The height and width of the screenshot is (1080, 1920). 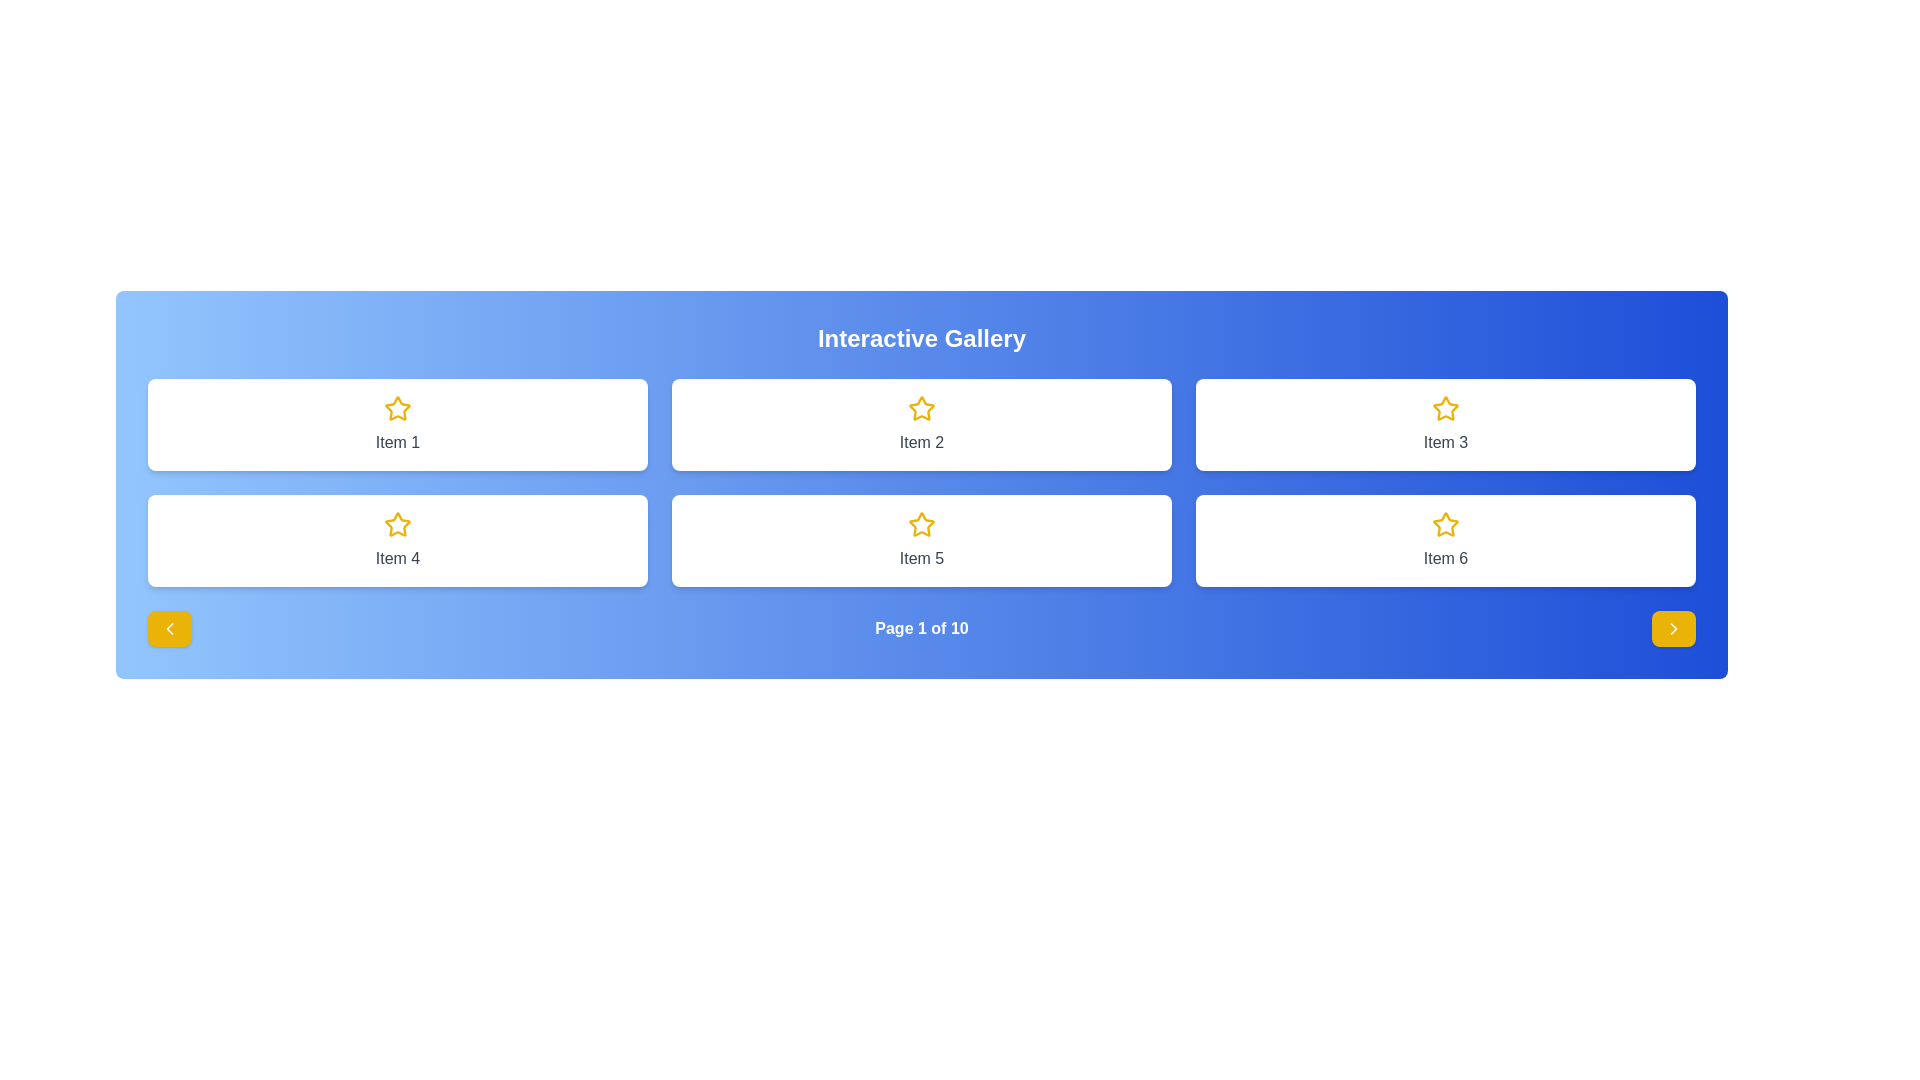 What do you see at coordinates (1674, 627) in the screenshot?
I see `the circular yellow button containing the rightward-pointing chevron icon located at the bottom-right corner of the blue gallery interface` at bounding box center [1674, 627].